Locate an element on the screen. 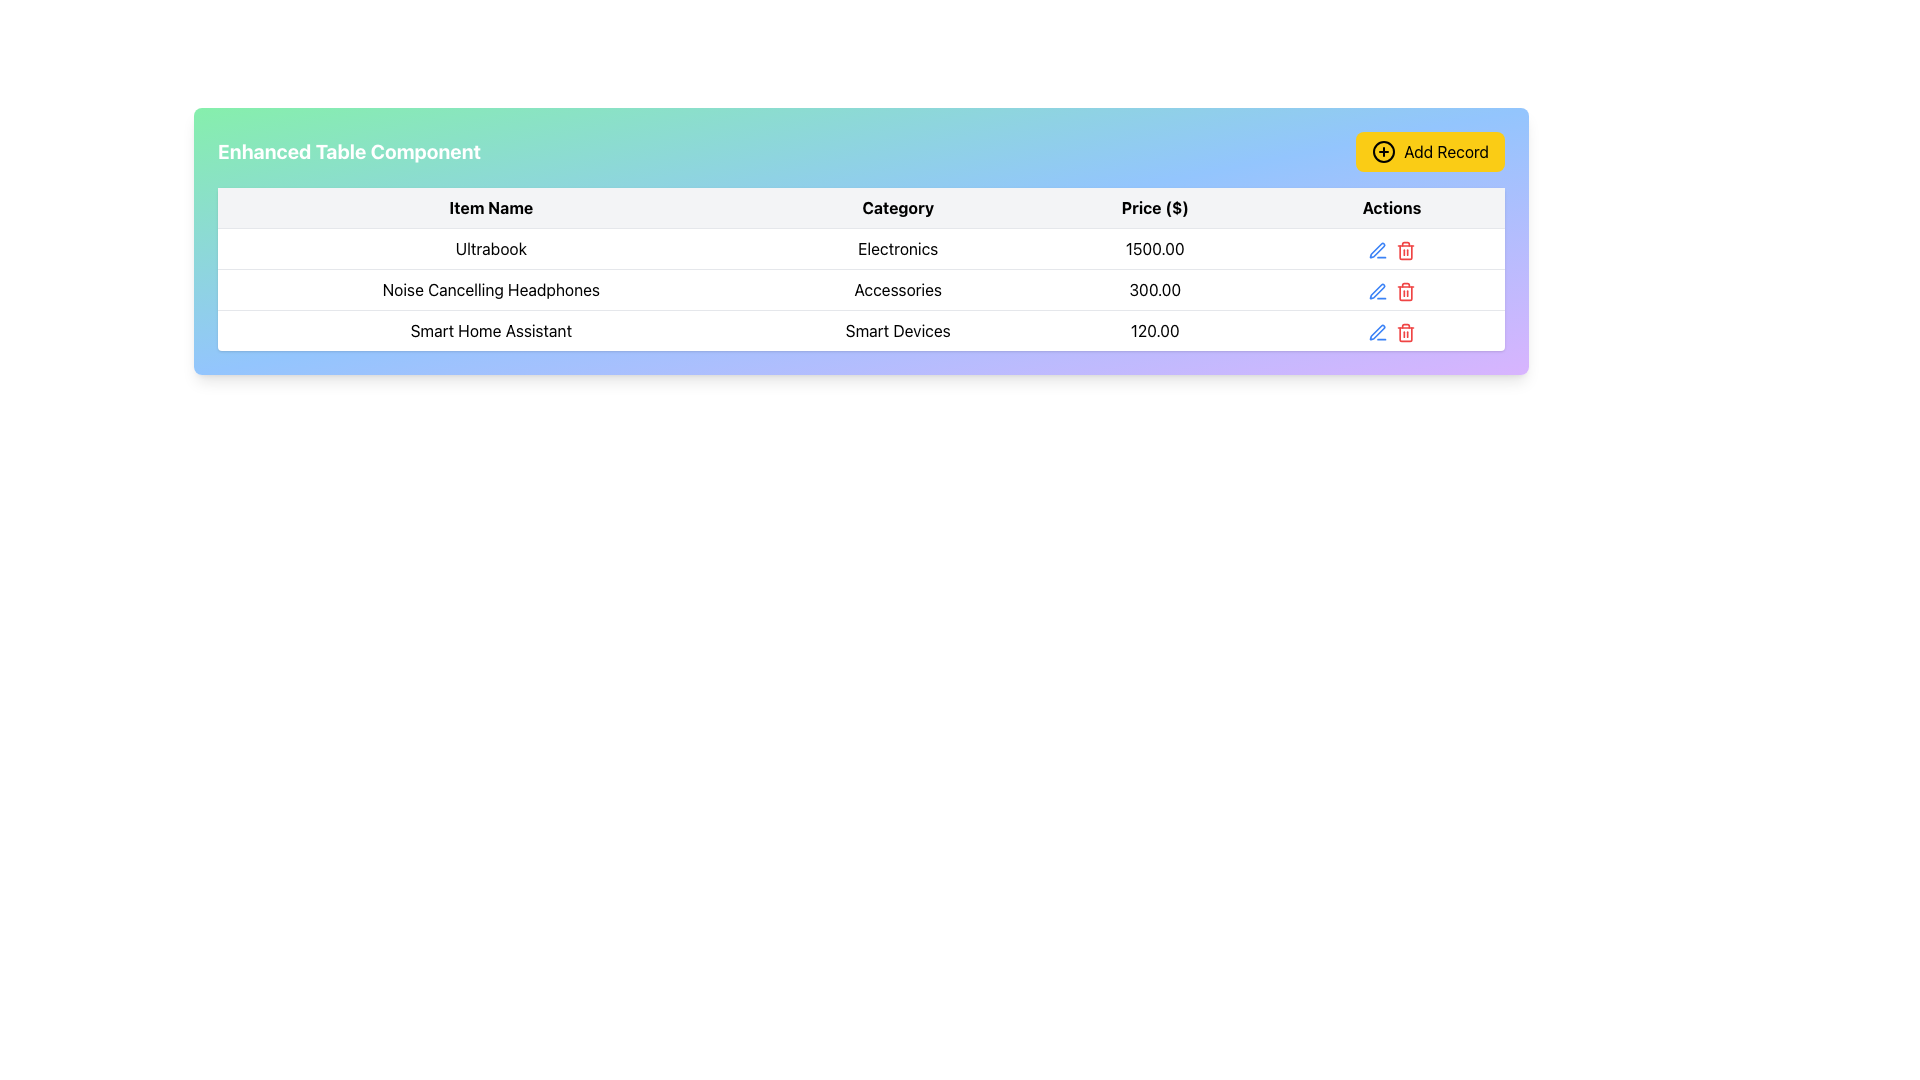  the price display text for the item 'Smart Home Assistant' located in the 'Price ($)' column of the third row in the table is located at coordinates (1155, 329).